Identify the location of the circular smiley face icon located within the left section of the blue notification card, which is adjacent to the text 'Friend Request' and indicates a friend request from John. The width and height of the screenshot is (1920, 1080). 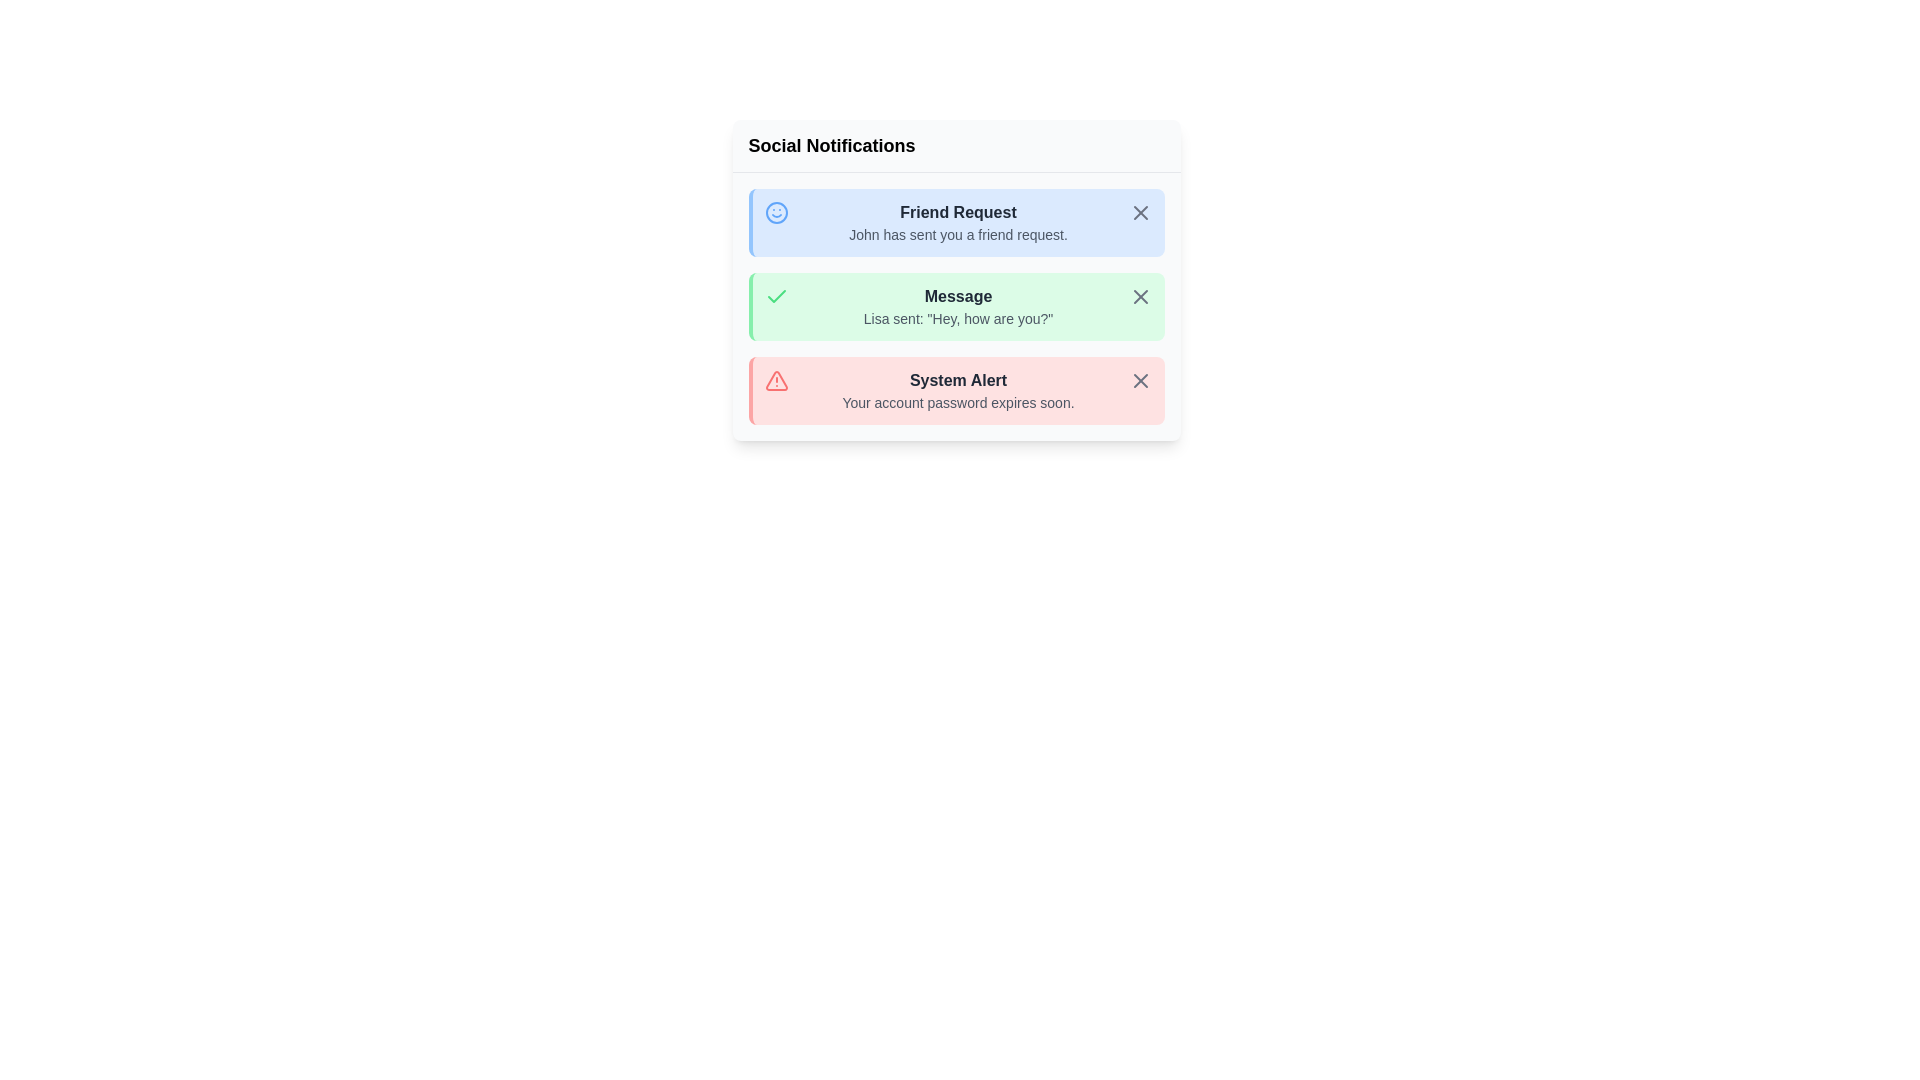
(775, 212).